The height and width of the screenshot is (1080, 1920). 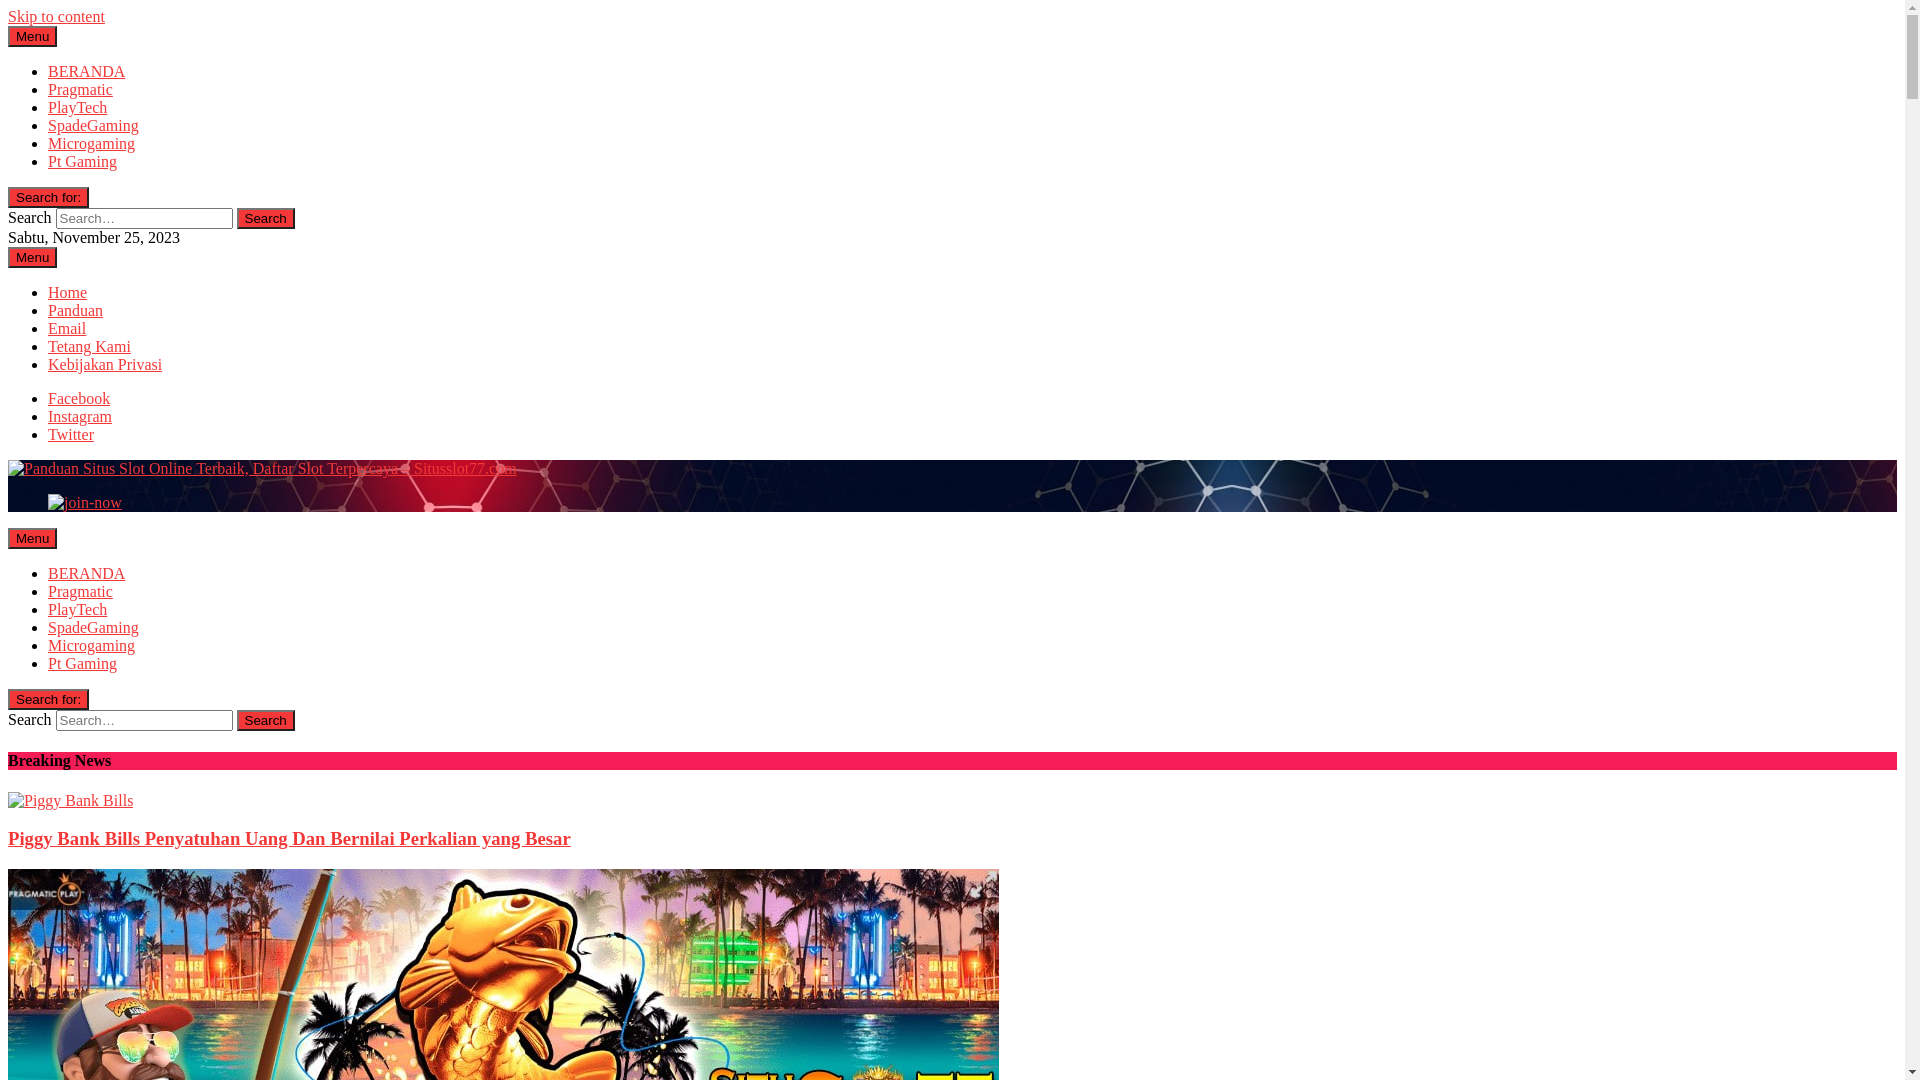 What do you see at coordinates (80, 88) in the screenshot?
I see `'Pragmatic'` at bounding box center [80, 88].